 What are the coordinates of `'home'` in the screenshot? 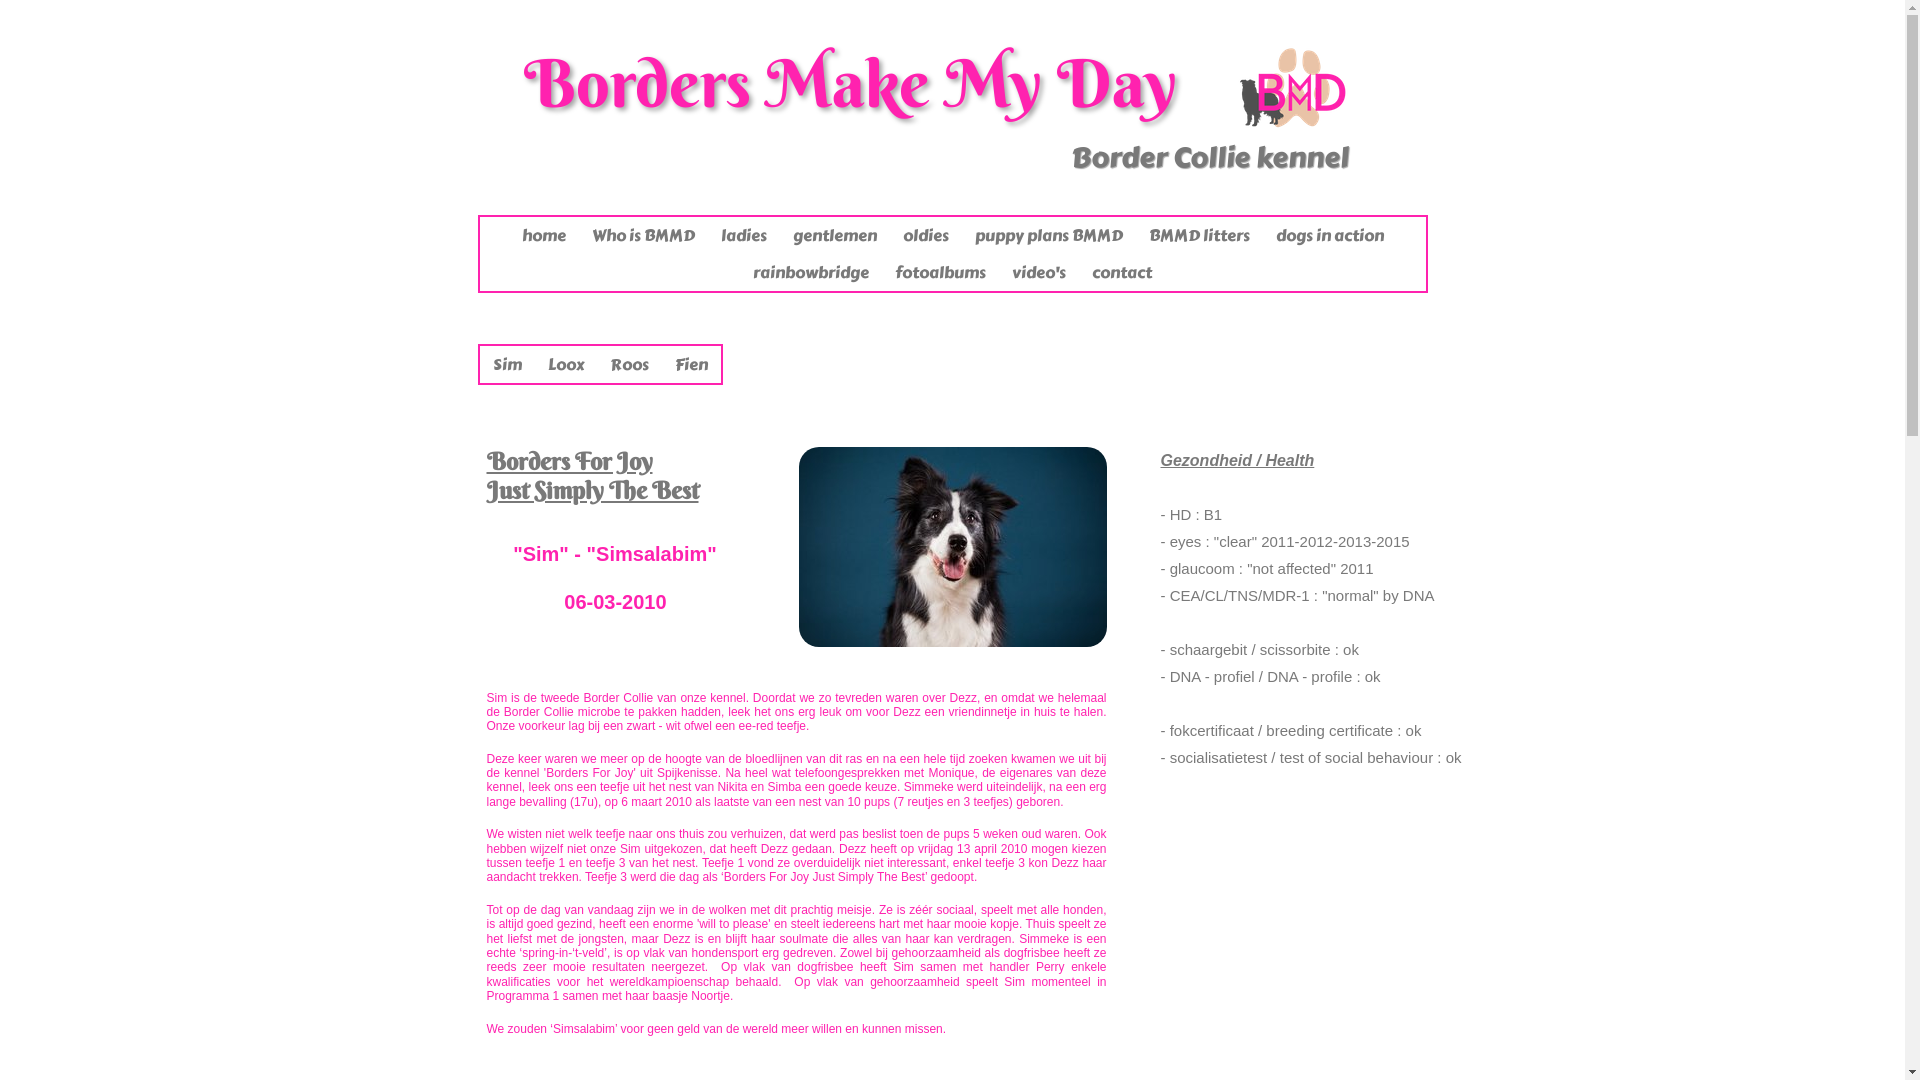 It's located at (542, 234).